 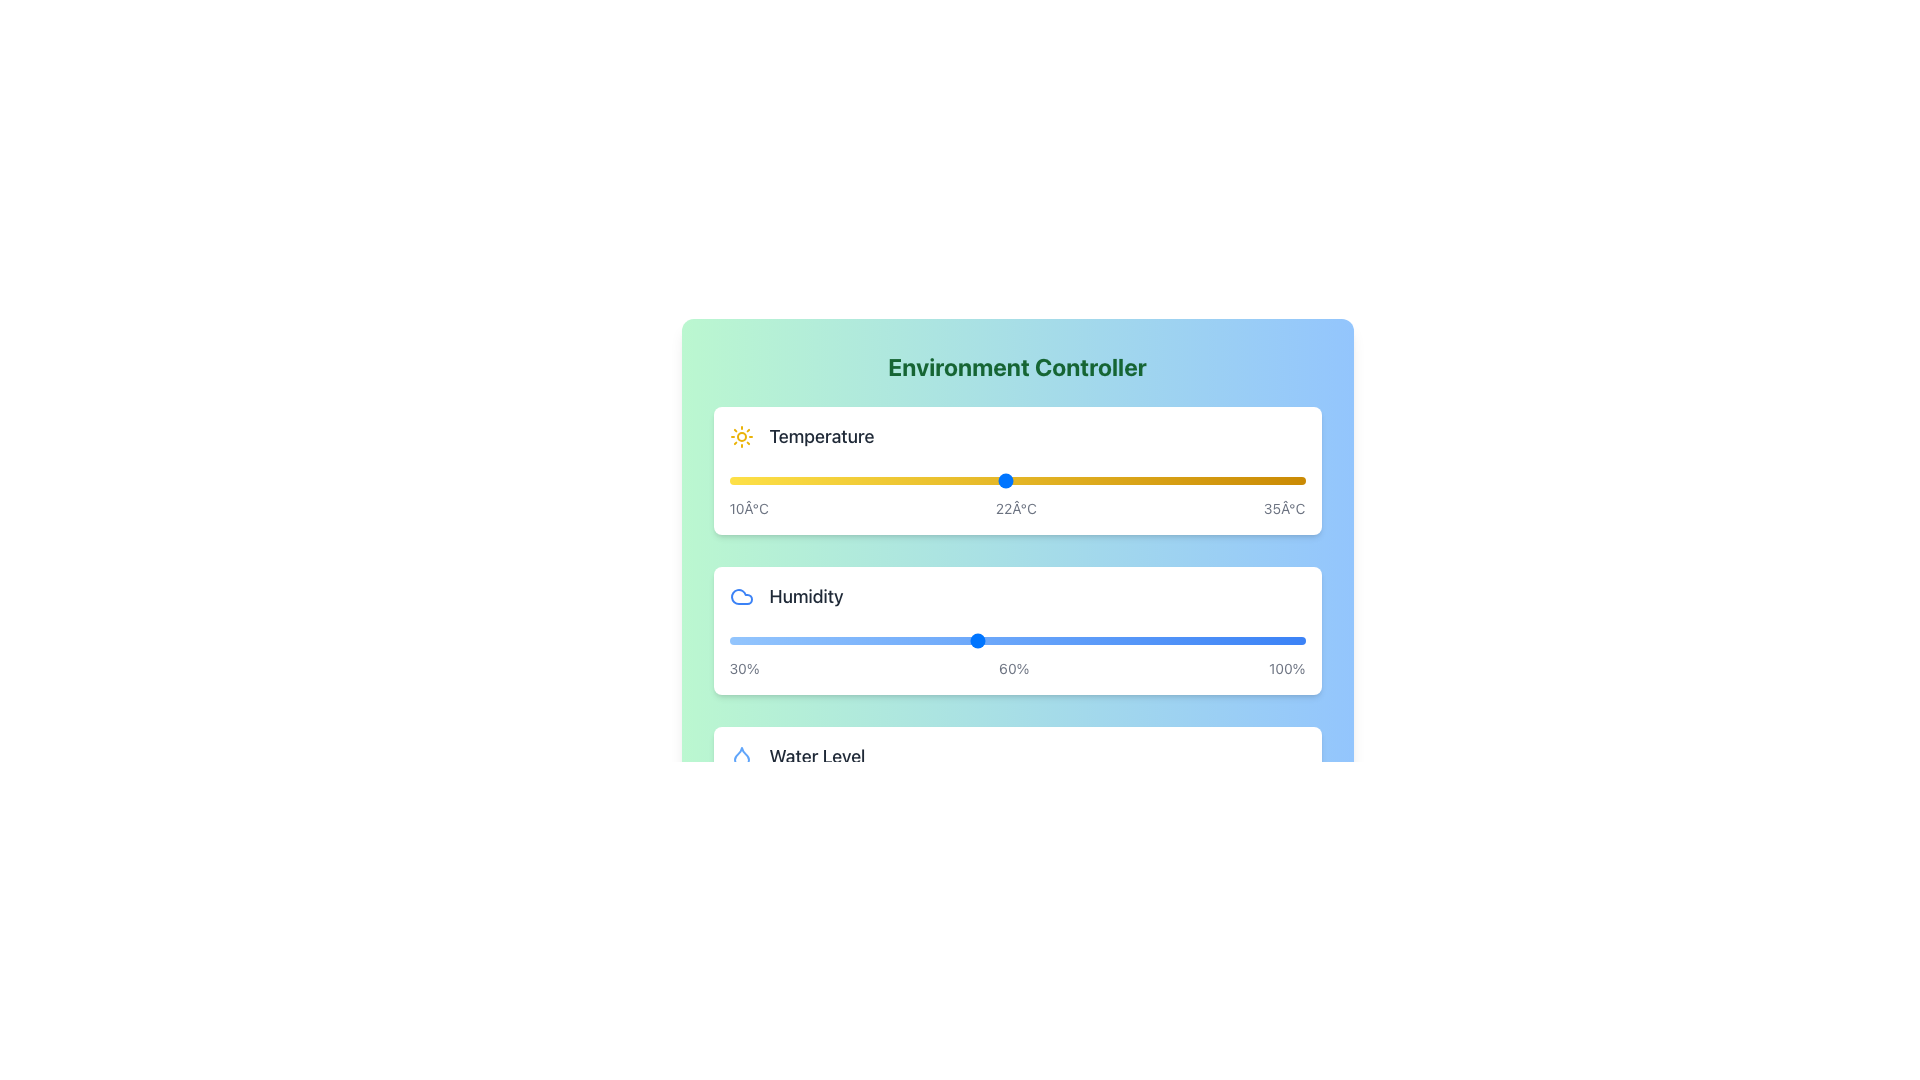 What do you see at coordinates (774, 481) in the screenshot?
I see `the temperature` at bounding box center [774, 481].